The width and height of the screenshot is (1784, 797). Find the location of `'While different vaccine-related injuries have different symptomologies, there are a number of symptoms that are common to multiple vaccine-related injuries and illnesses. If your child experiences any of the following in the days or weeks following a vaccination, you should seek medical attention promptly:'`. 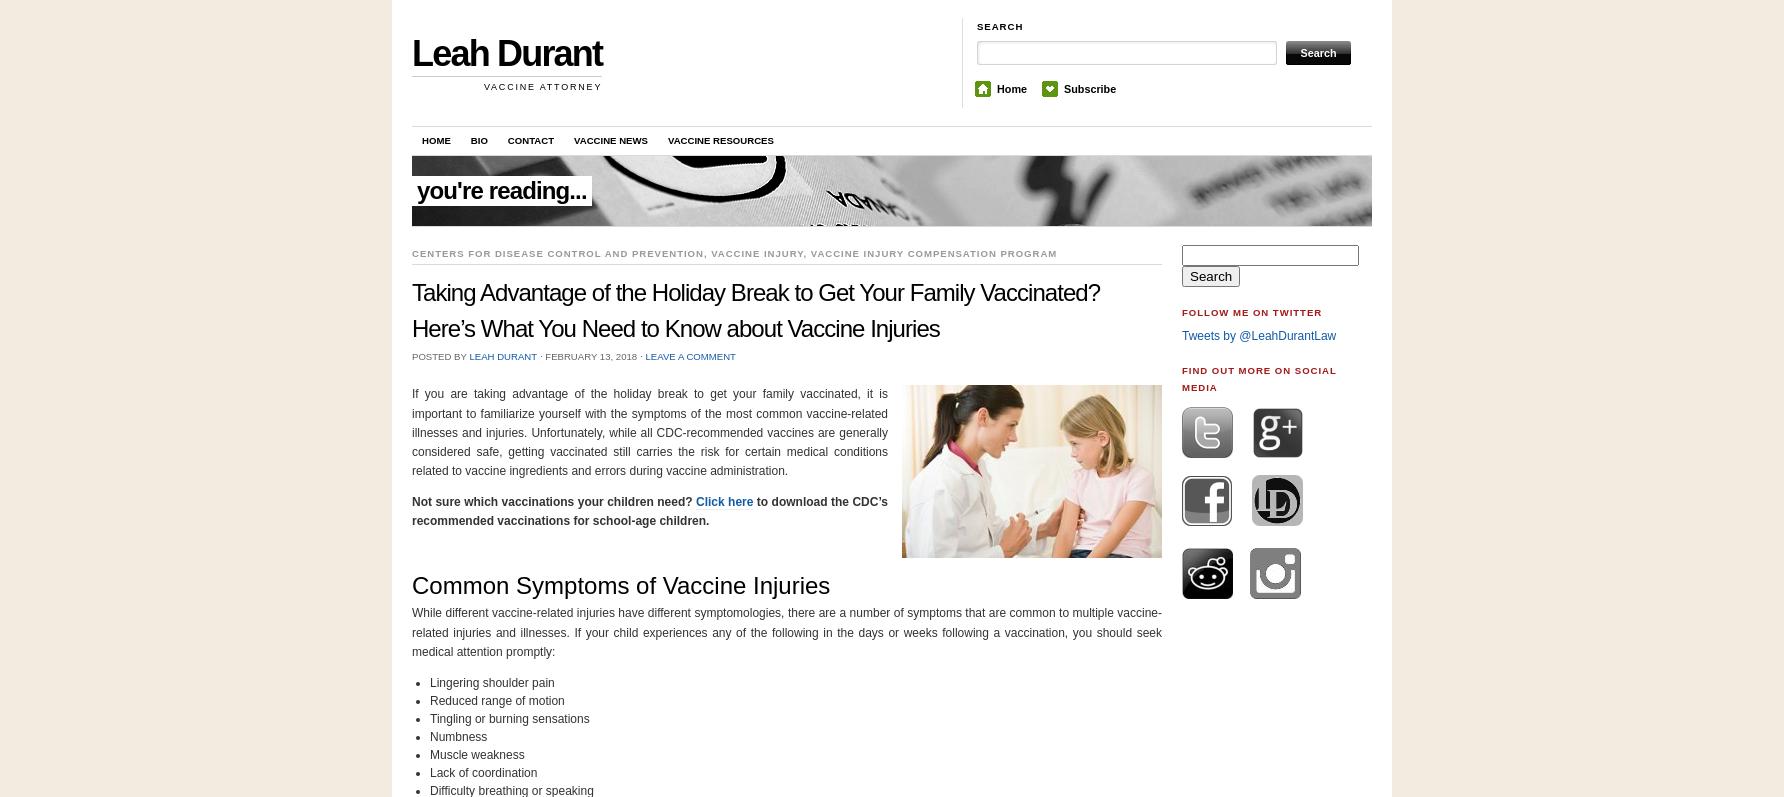

'While different vaccine-related injuries have different symptomologies, there are a number of symptoms that are common to multiple vaccine-related injuries and illnesses. If your child experiences any of the following in the days or weeks following a vaccination, you should seek medical attention promptly:' is located at coordinates (785, 631).